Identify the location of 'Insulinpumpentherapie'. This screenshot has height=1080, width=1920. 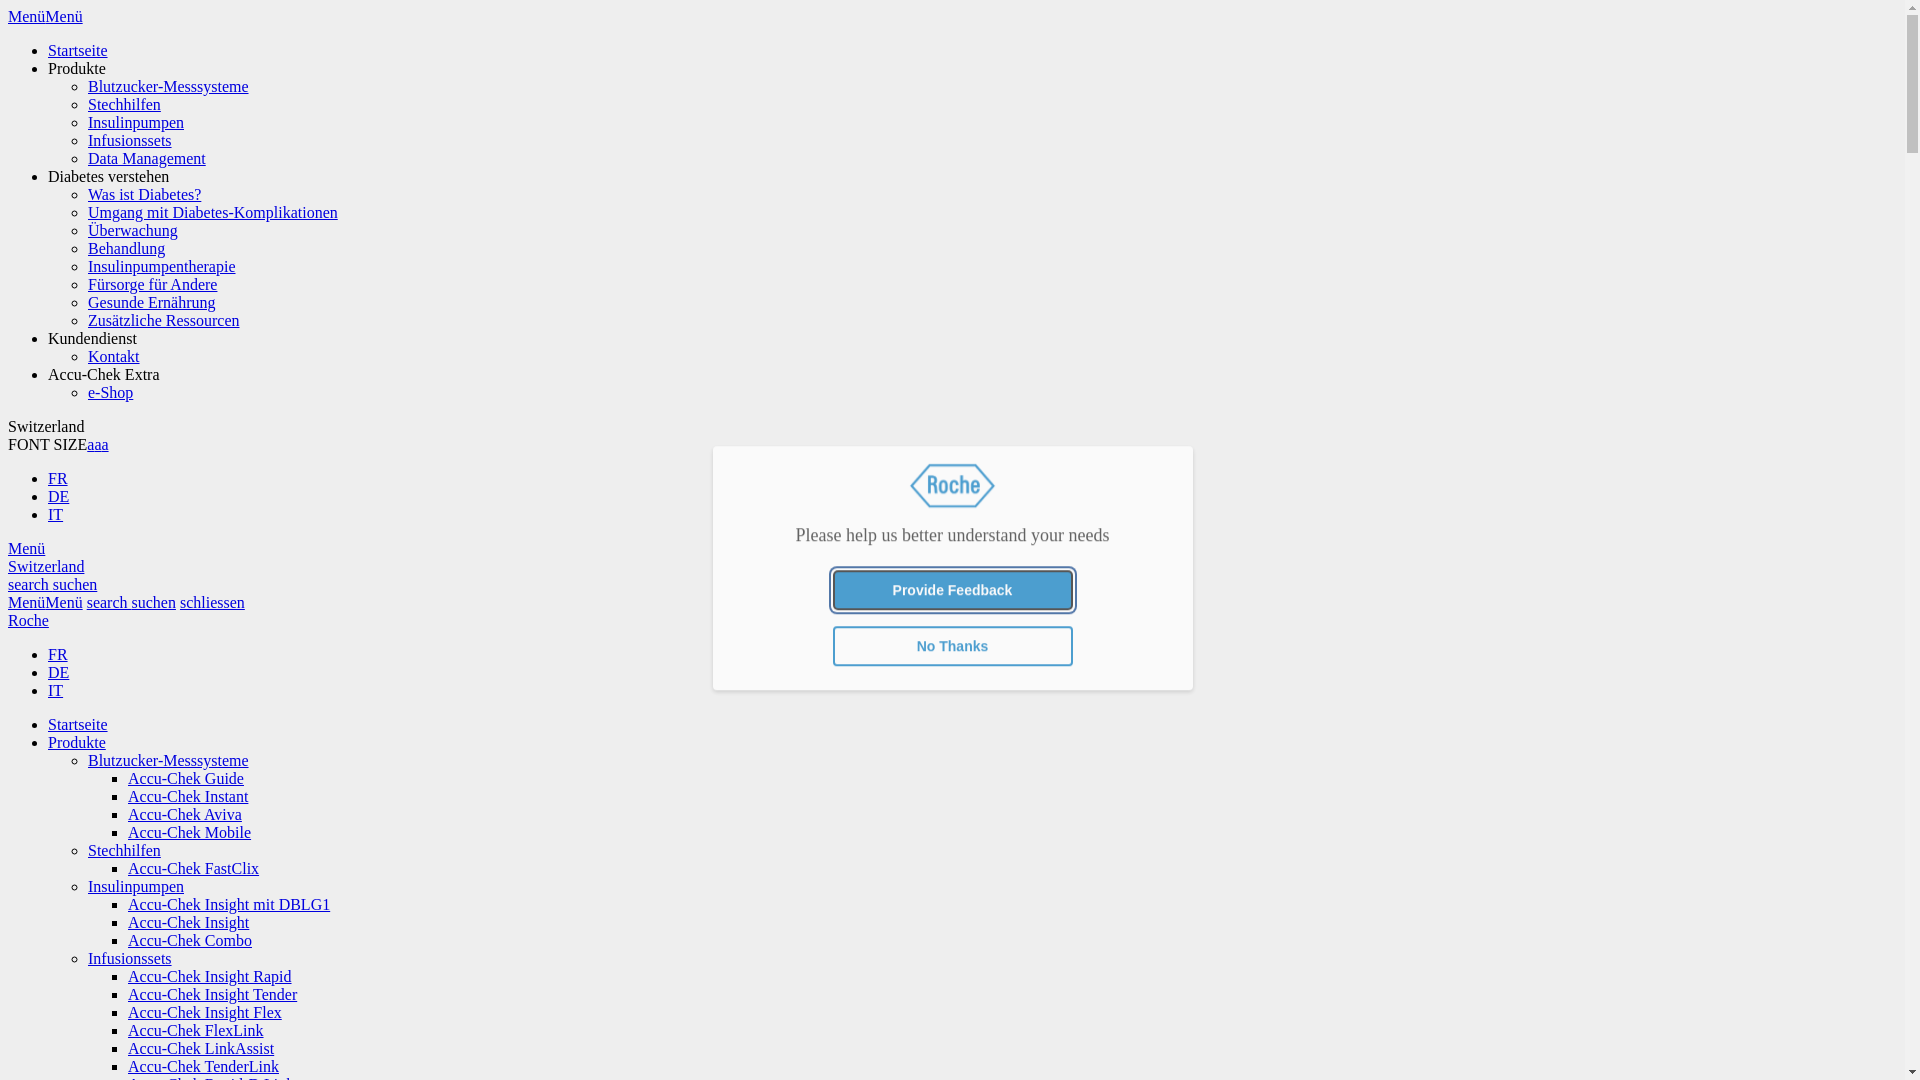
(86, 265).